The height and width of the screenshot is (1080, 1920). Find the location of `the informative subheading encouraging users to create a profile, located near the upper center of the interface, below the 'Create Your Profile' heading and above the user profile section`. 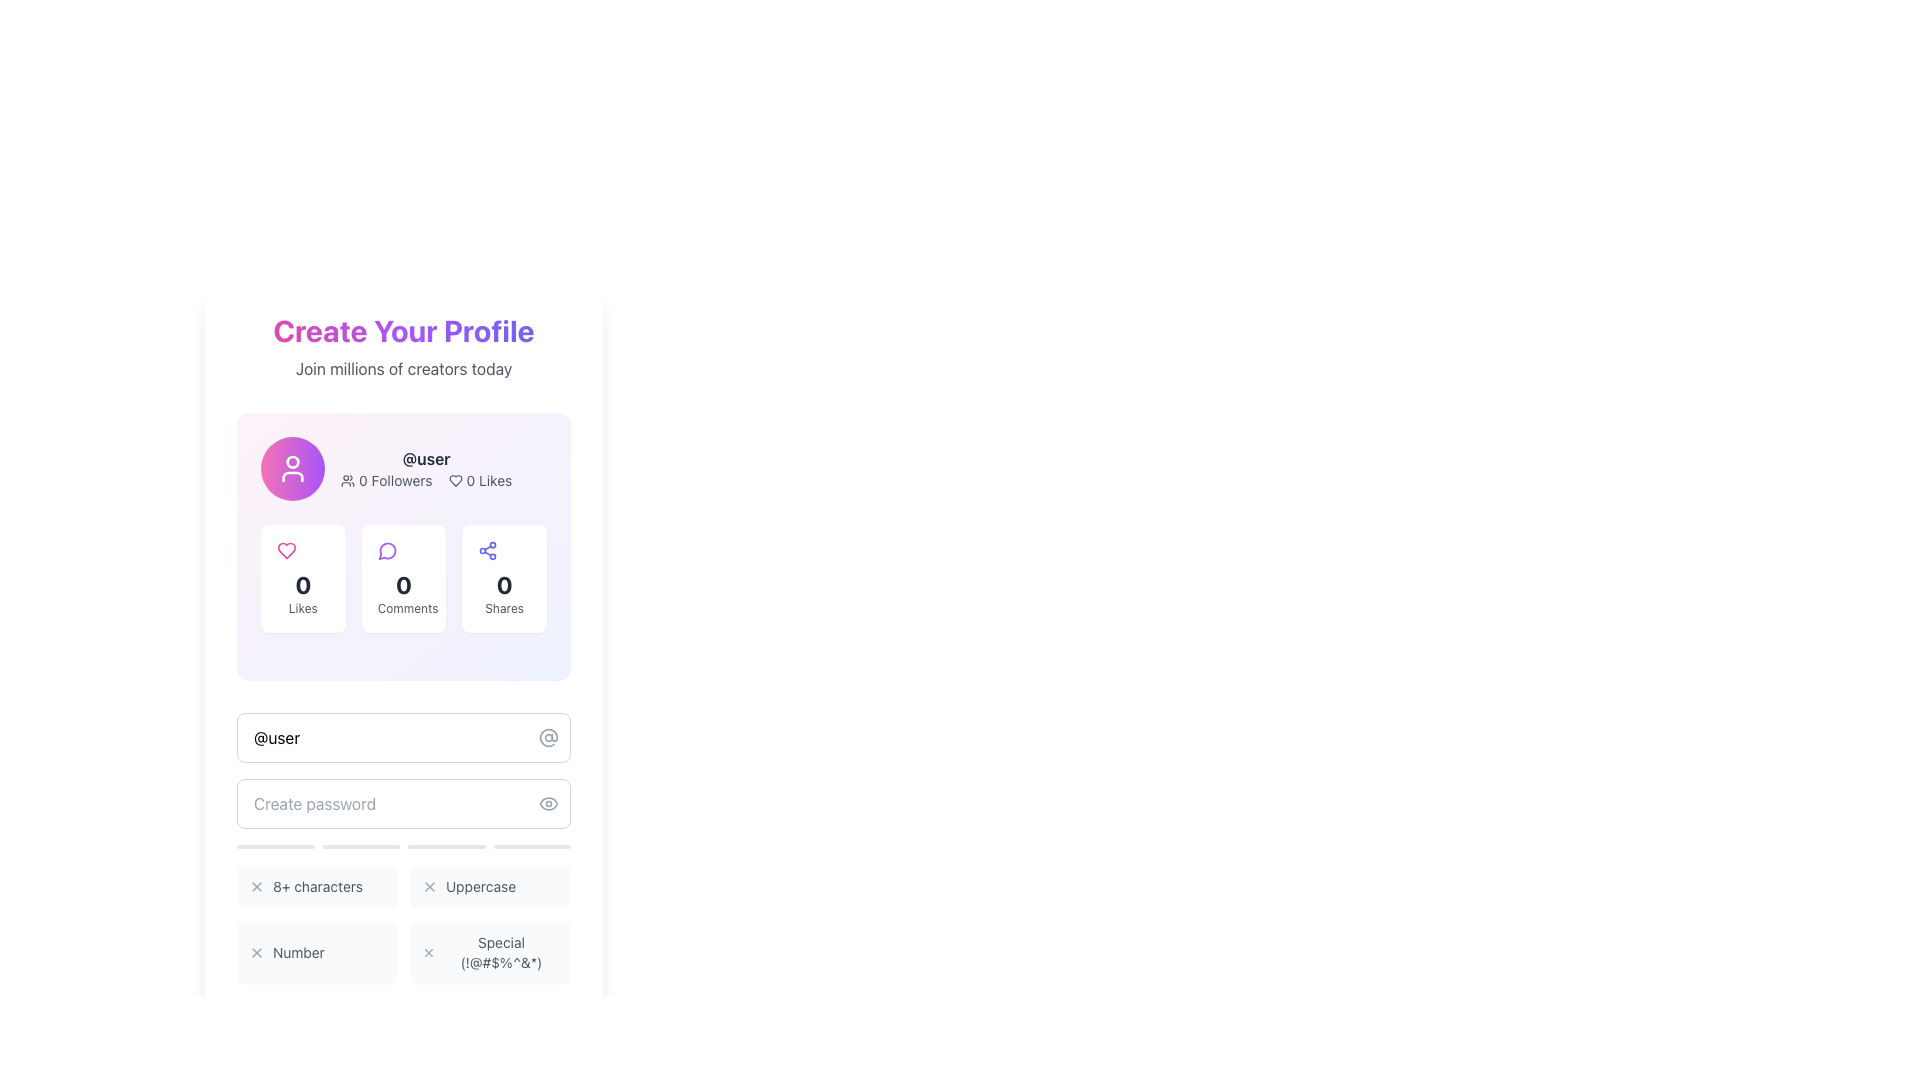

the informative subheading encouraging users to create a profile, located near the upper center of the interface, below the 'Create Your Profile' heading and above the user profile section is located at coordinates (402, 369).